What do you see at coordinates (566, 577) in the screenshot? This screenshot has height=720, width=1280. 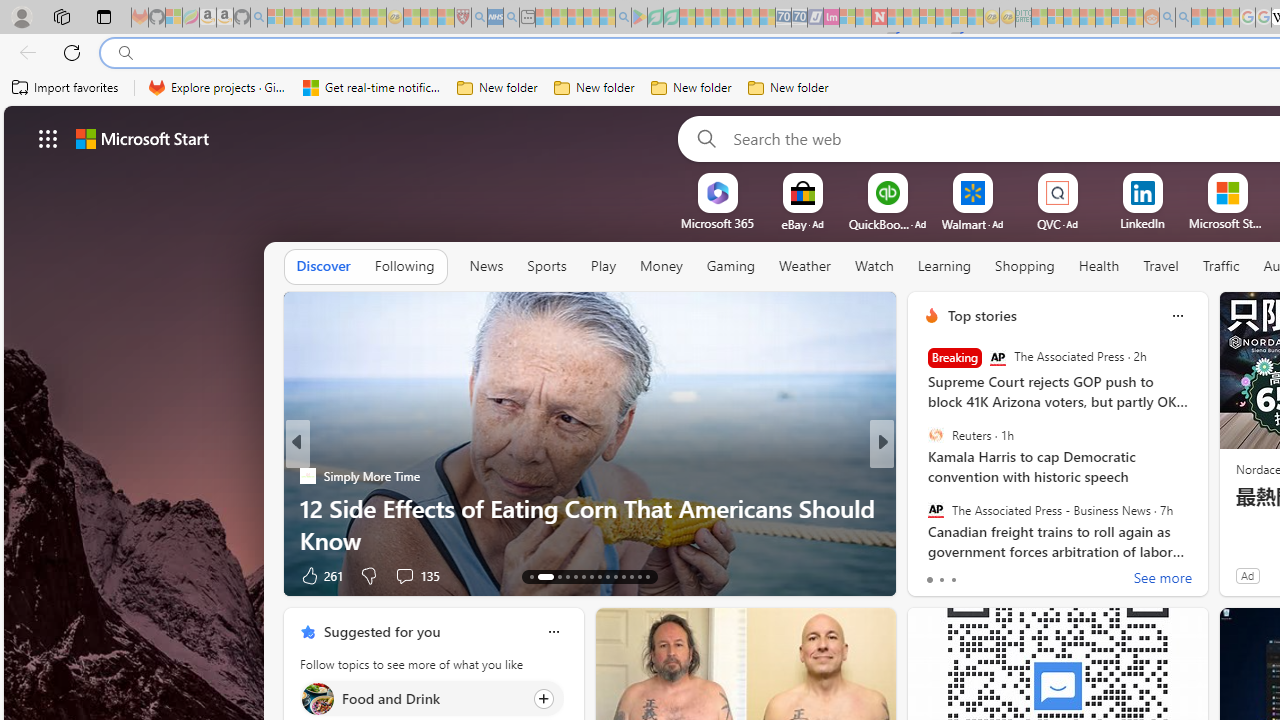 I see `'AutomationID: tab-16'` at bounding box center [566, 577].